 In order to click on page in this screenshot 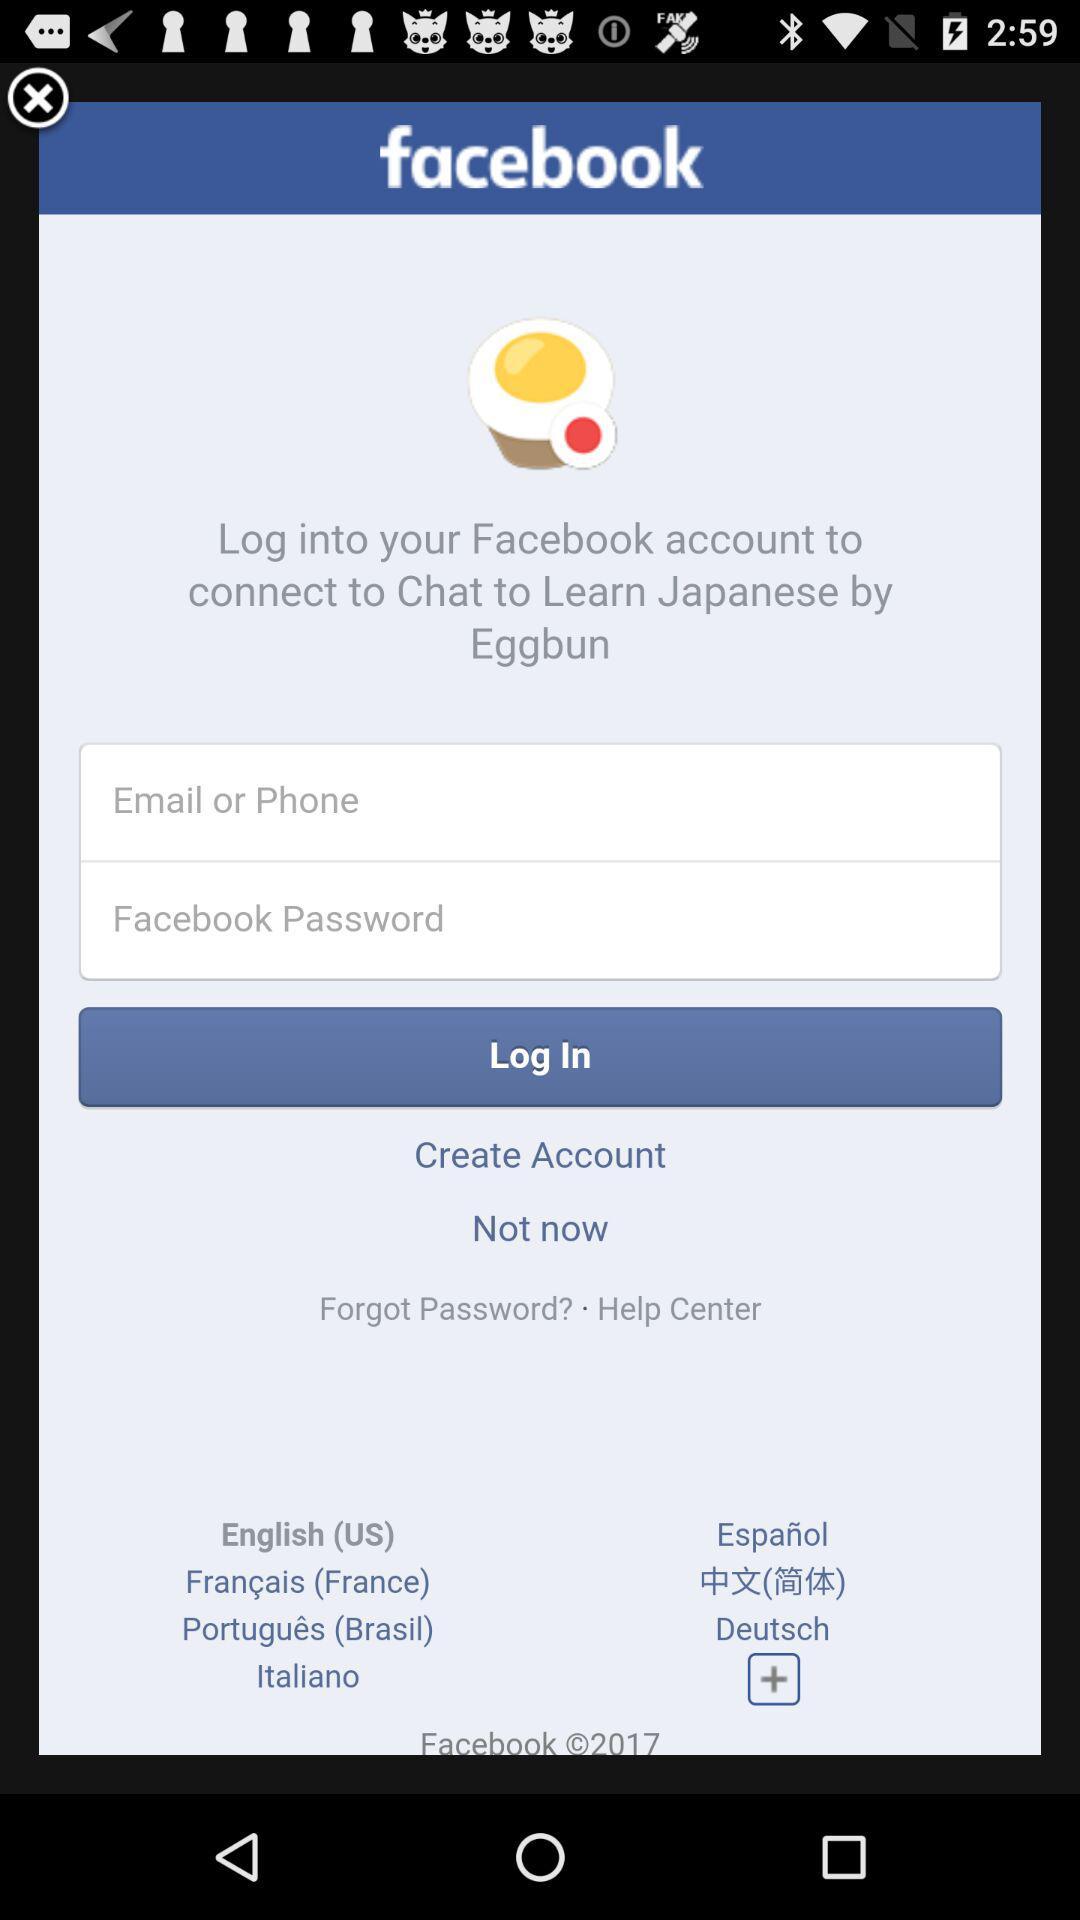, I will do `click(38, 100)`.